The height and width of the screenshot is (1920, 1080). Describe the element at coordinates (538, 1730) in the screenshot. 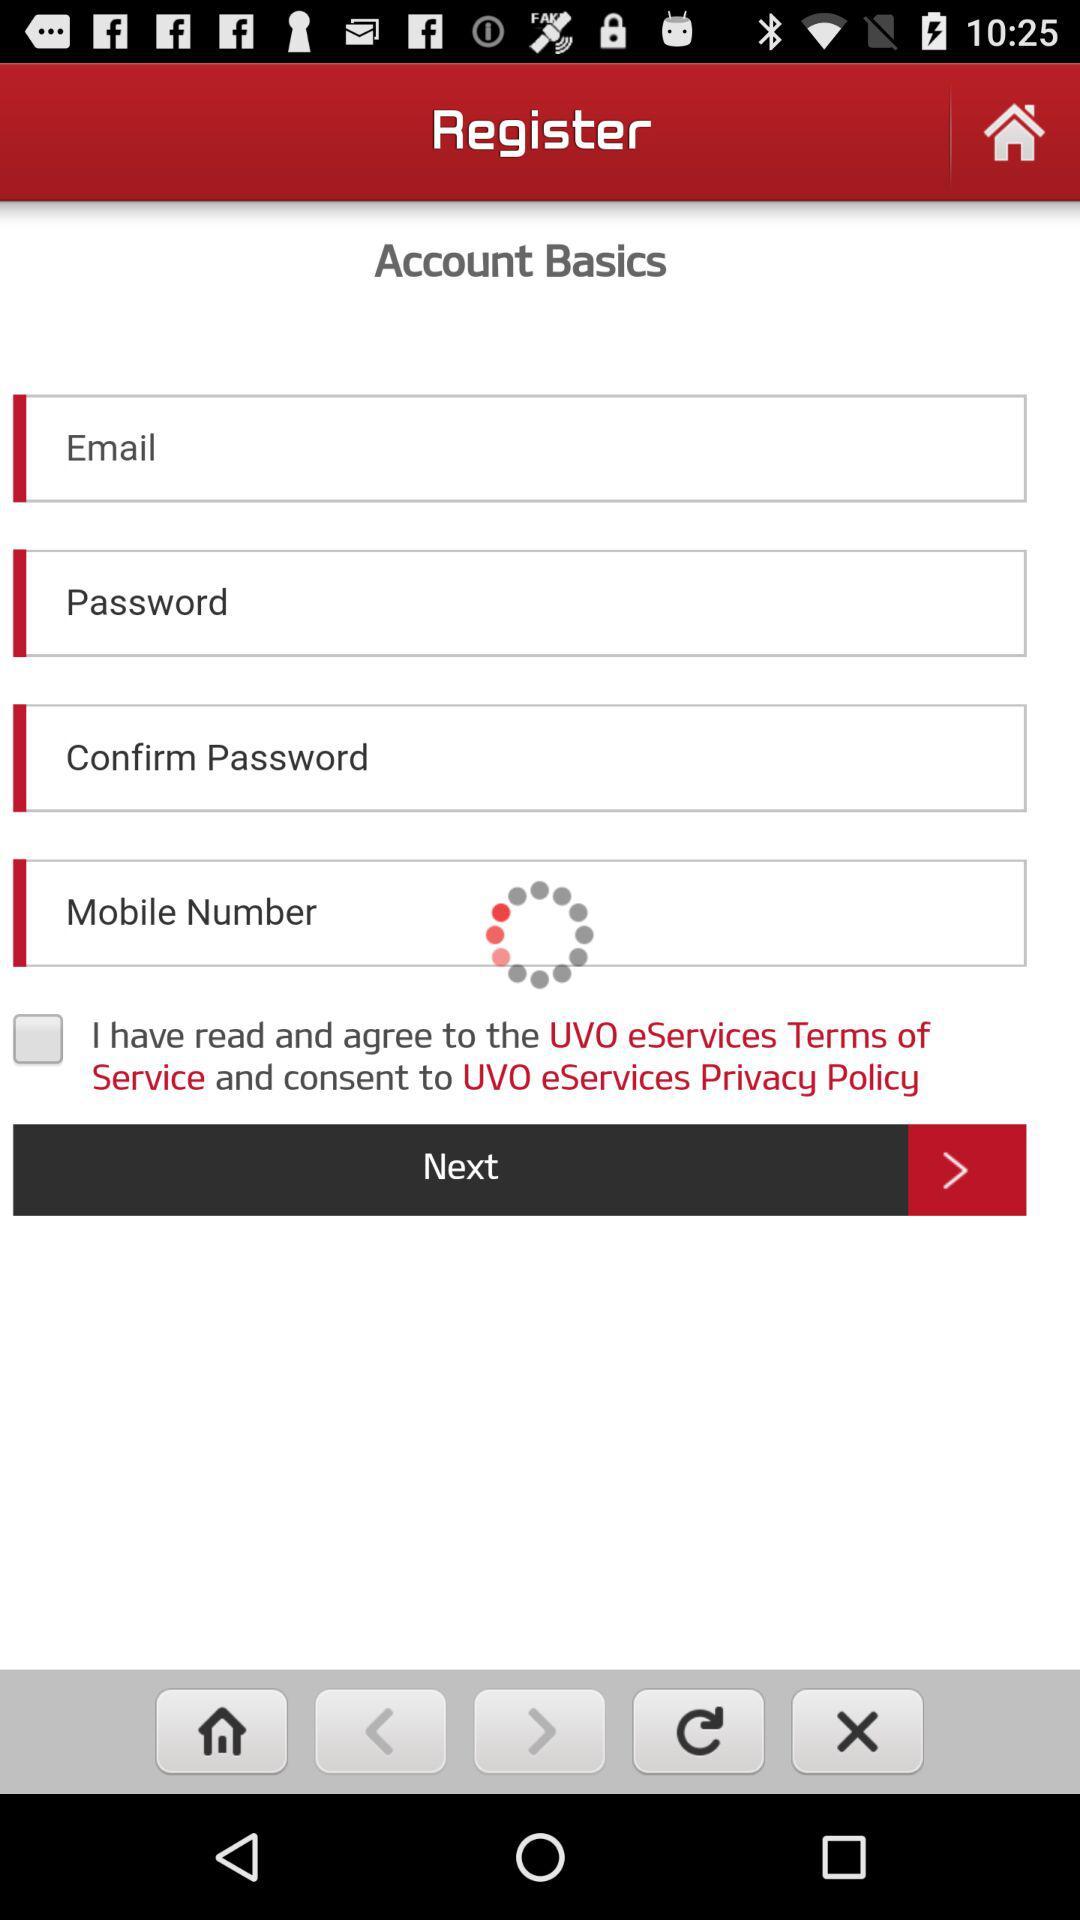

I see `go forward` at that location.